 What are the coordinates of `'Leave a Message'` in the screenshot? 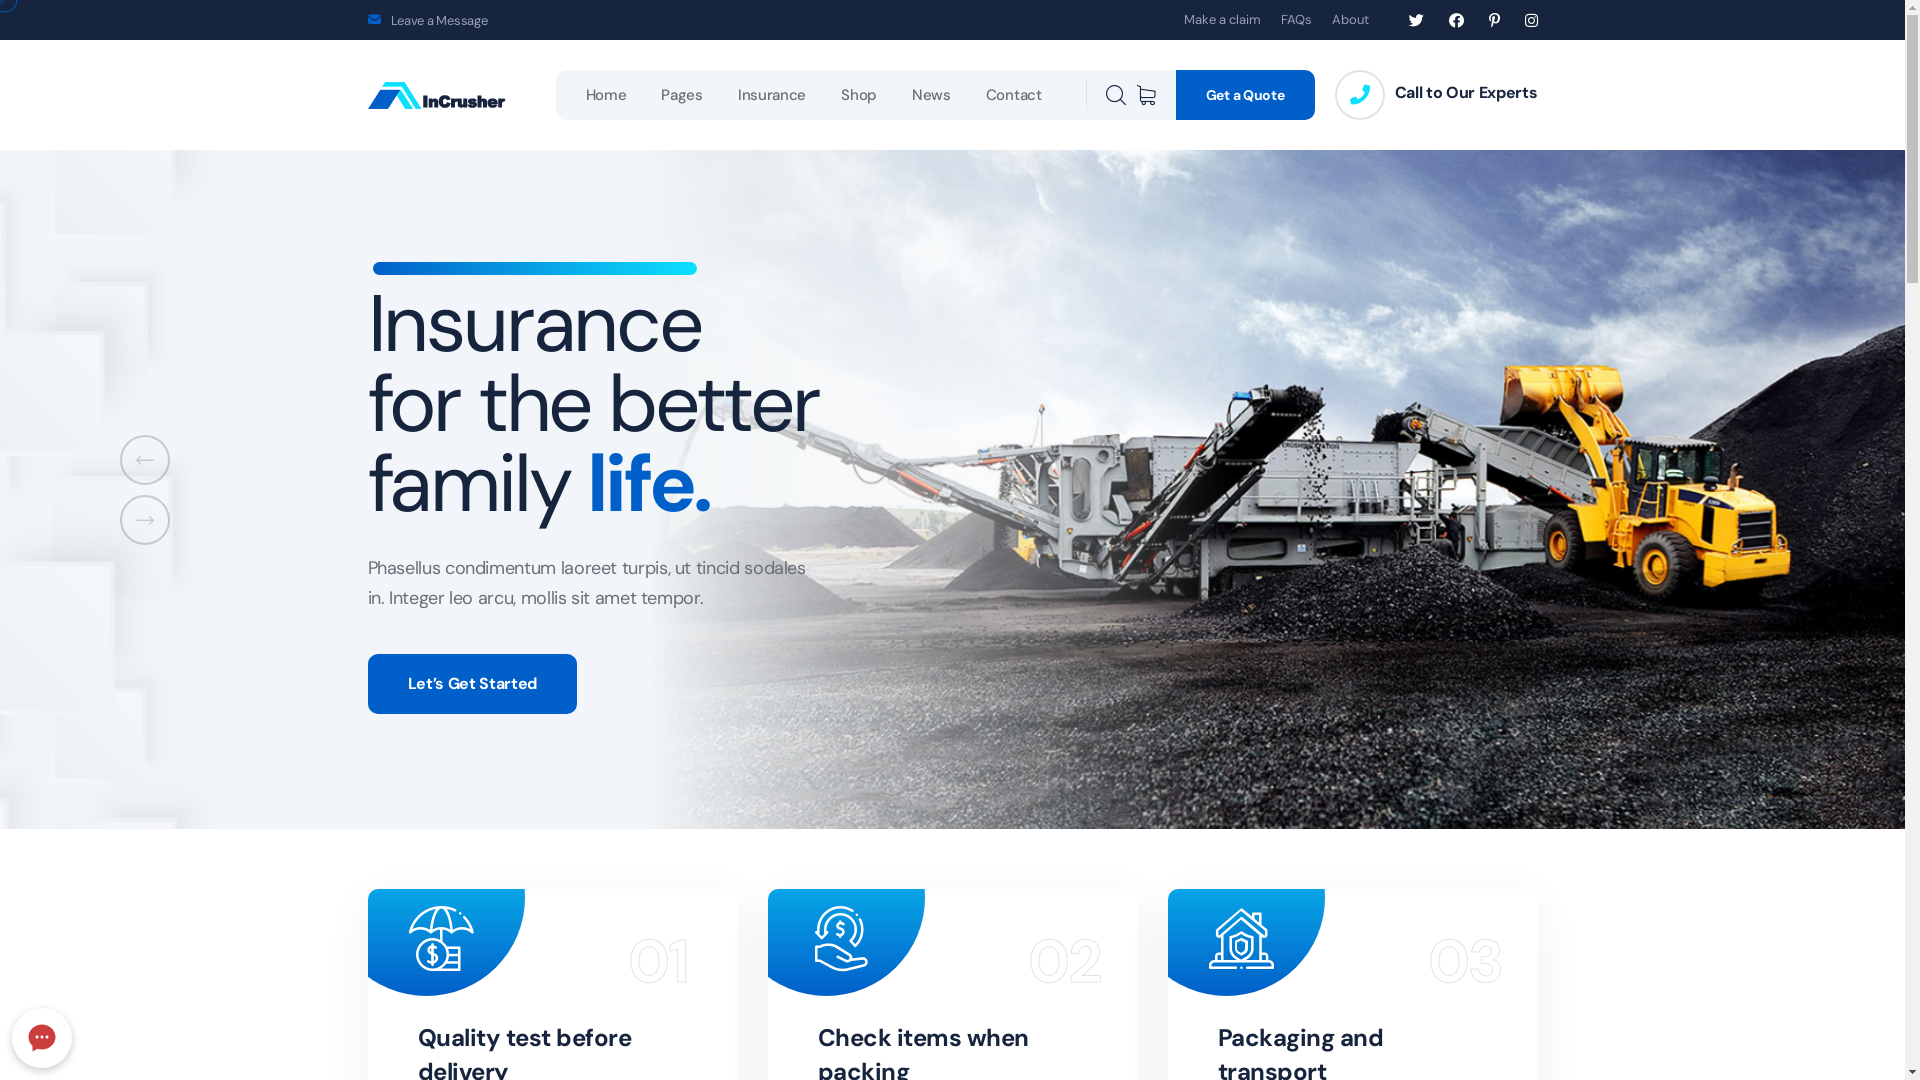 It's located at (389, 20).